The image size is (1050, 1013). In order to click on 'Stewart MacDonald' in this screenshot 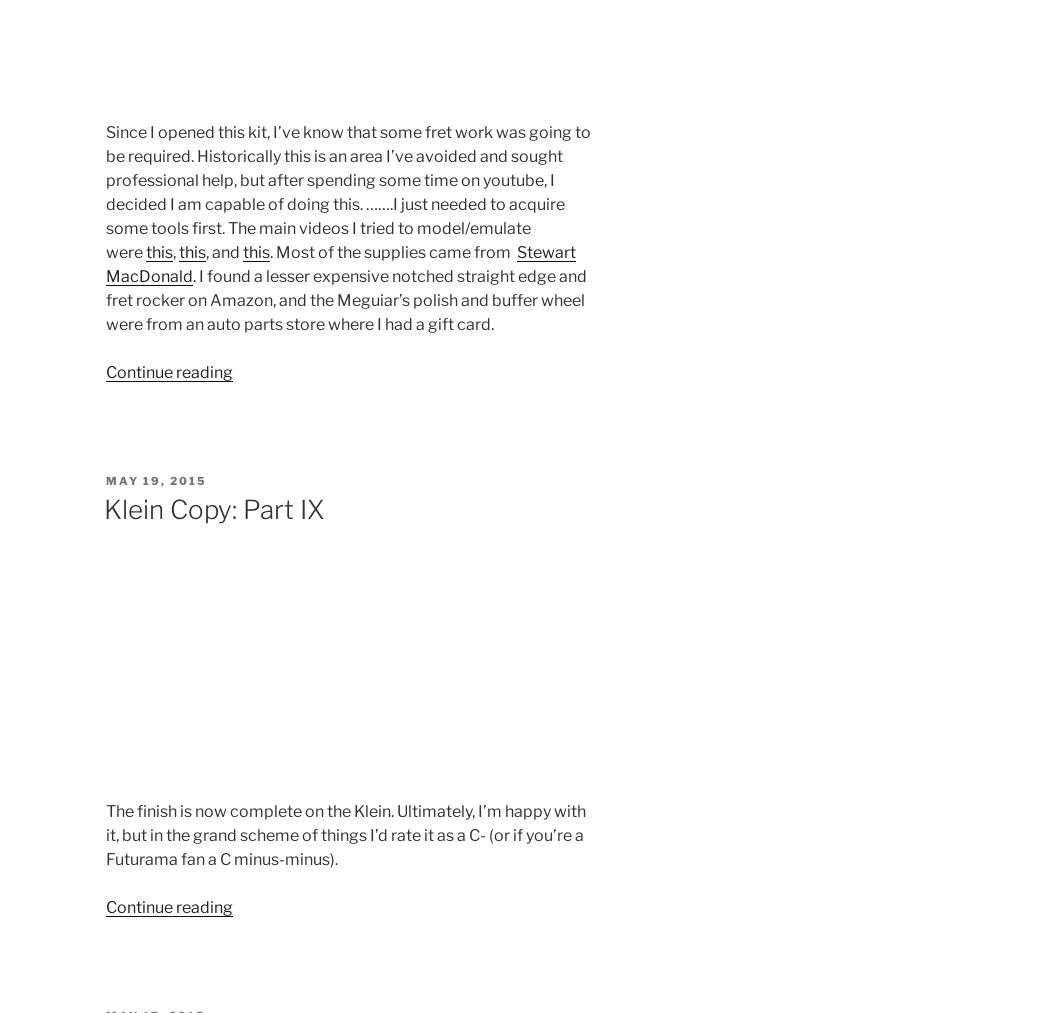, I will do `click(338, 262)`.